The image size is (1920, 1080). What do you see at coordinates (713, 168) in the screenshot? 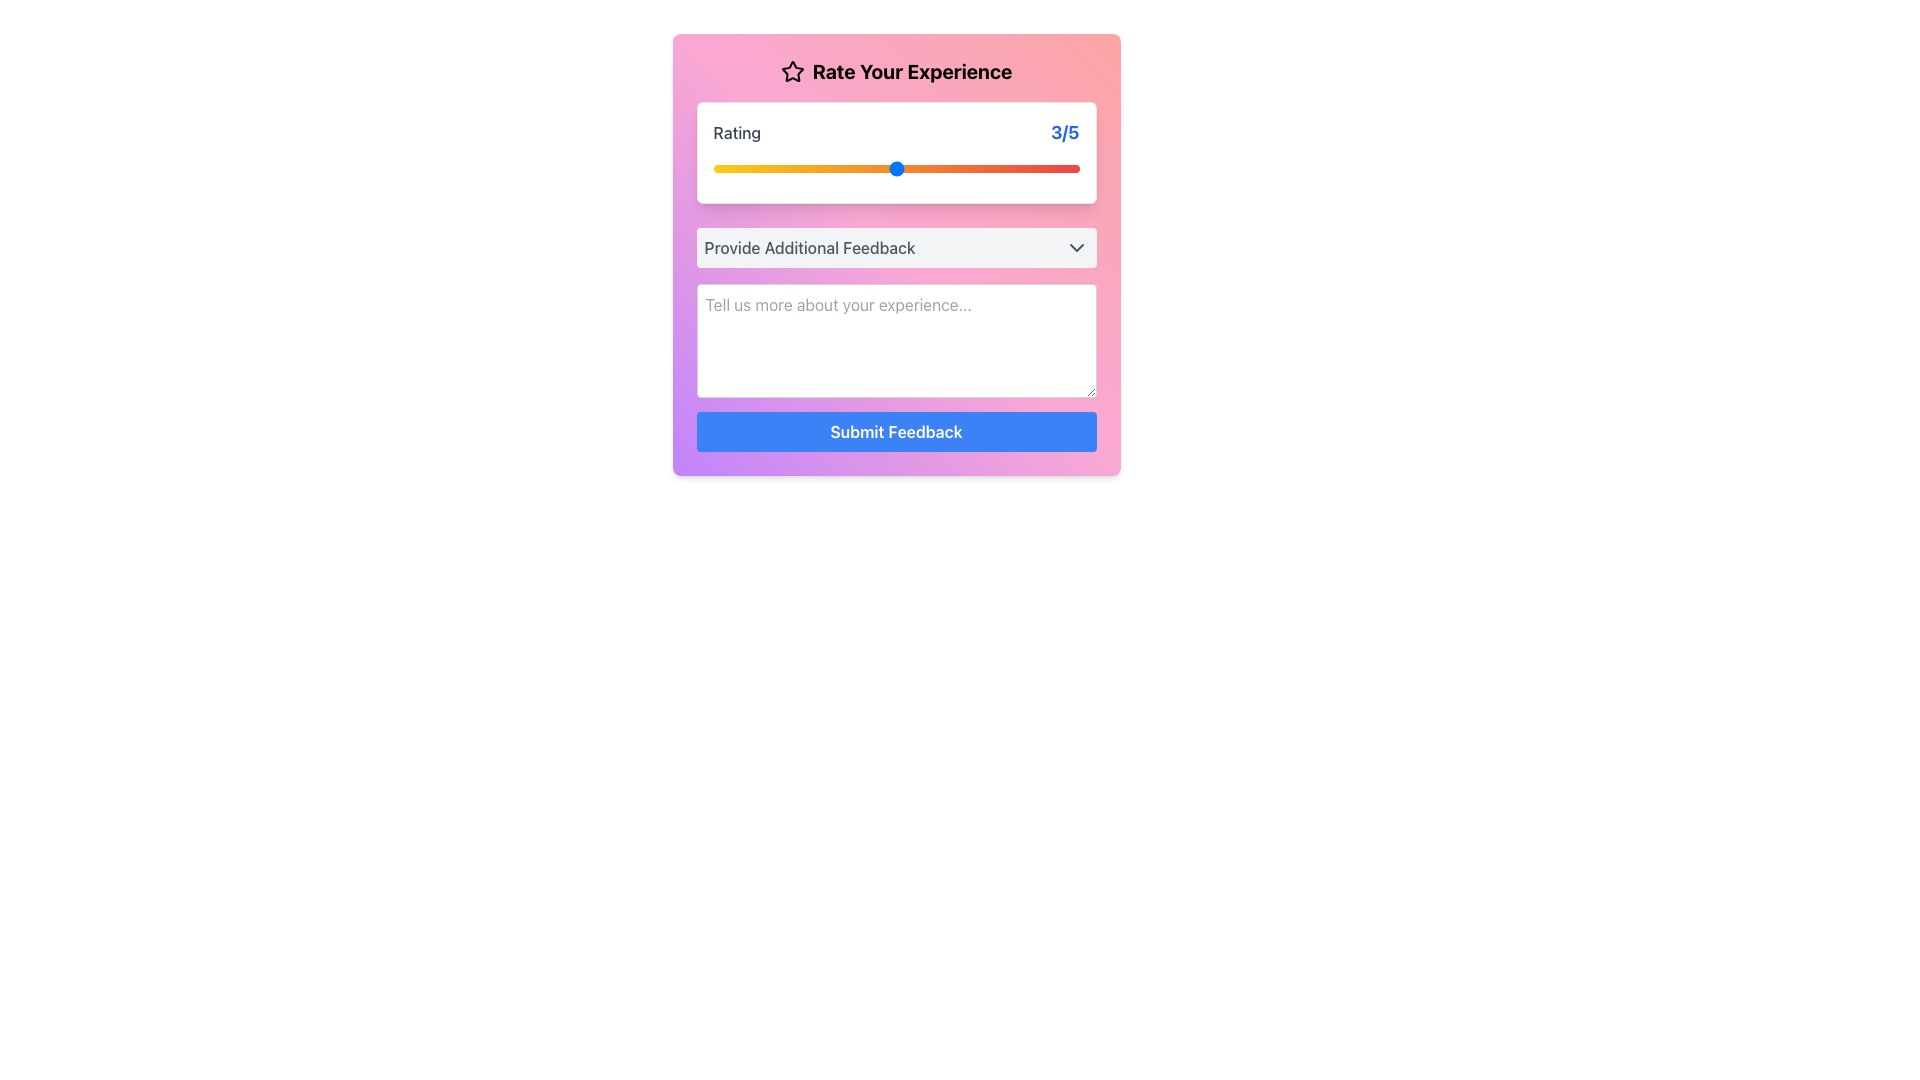
I see `the slider` at bounding box center [713, 168].